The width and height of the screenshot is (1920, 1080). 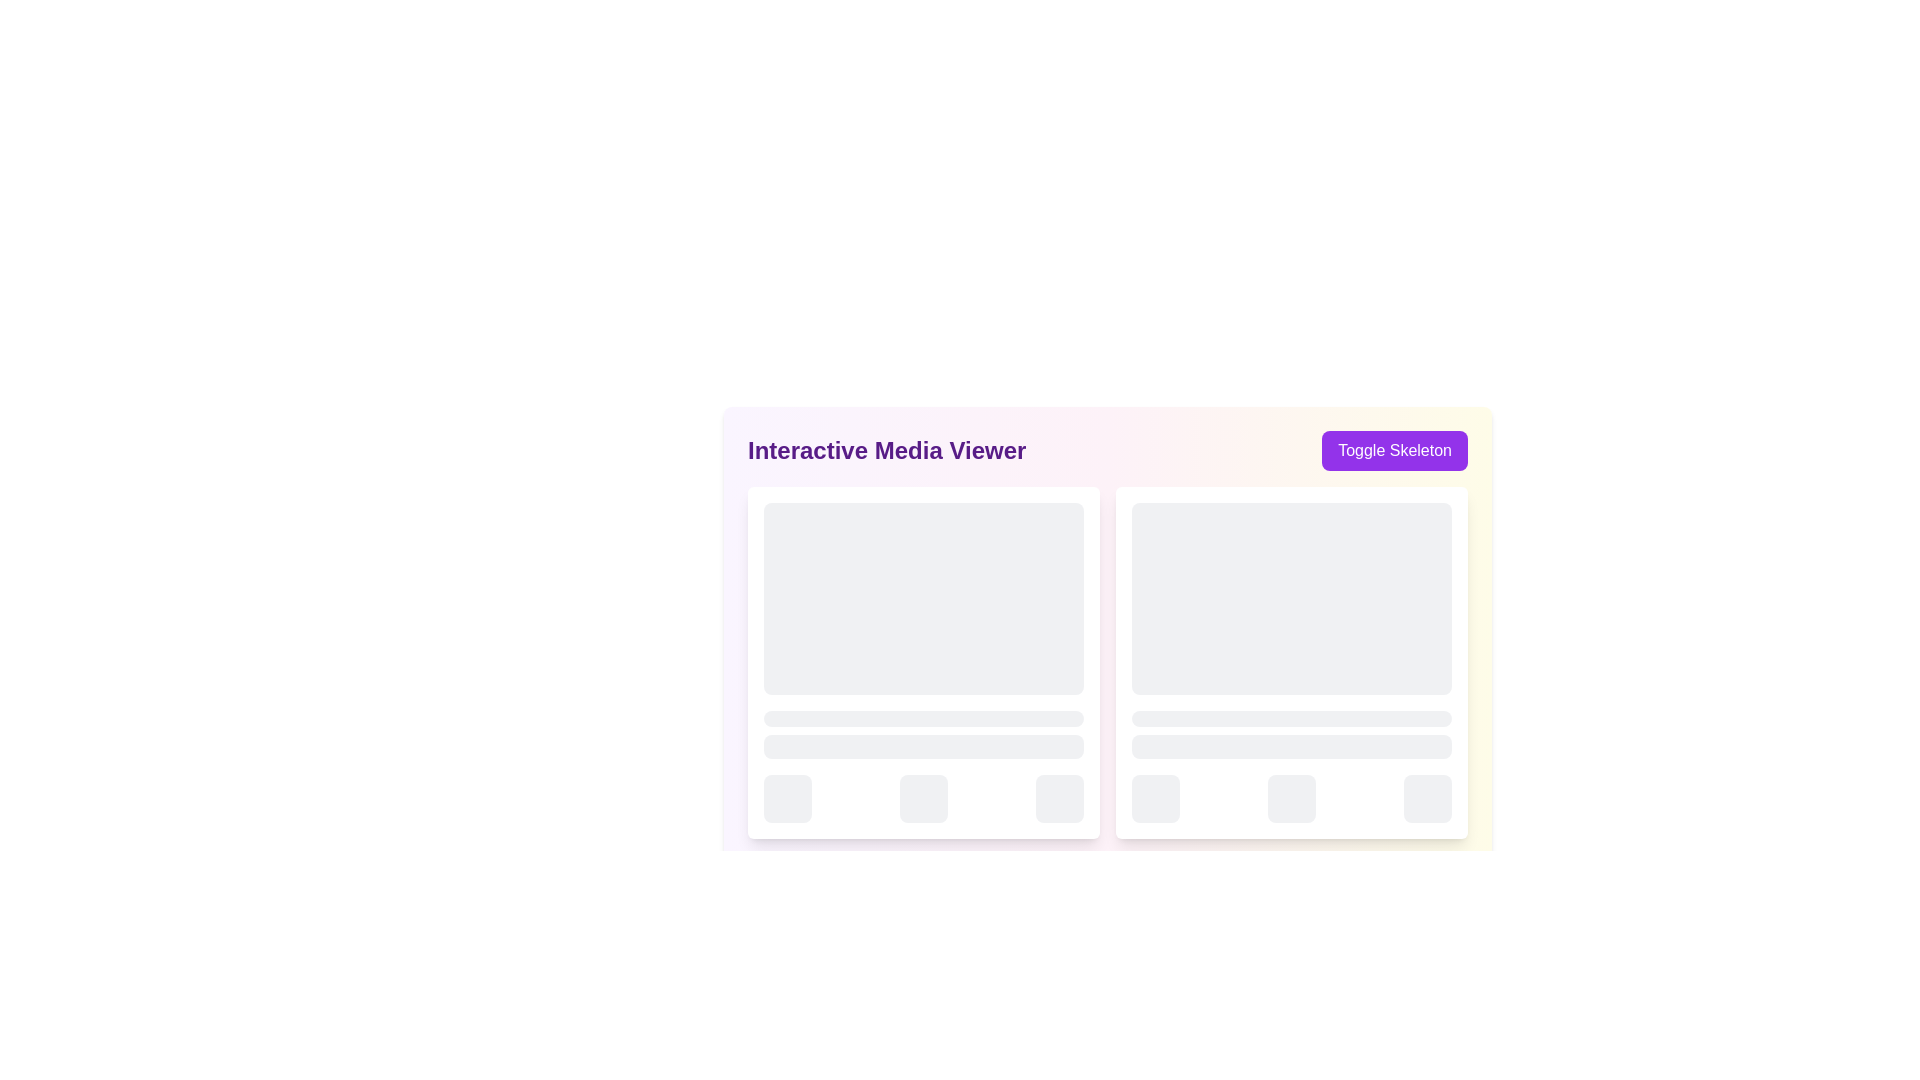 What do you see at coordinates (1059, 797) in the screenshot?
I see `the loading animation block, which is the third element in a row of three at the bottom section of the panel` at bounding box center [1059, 797].